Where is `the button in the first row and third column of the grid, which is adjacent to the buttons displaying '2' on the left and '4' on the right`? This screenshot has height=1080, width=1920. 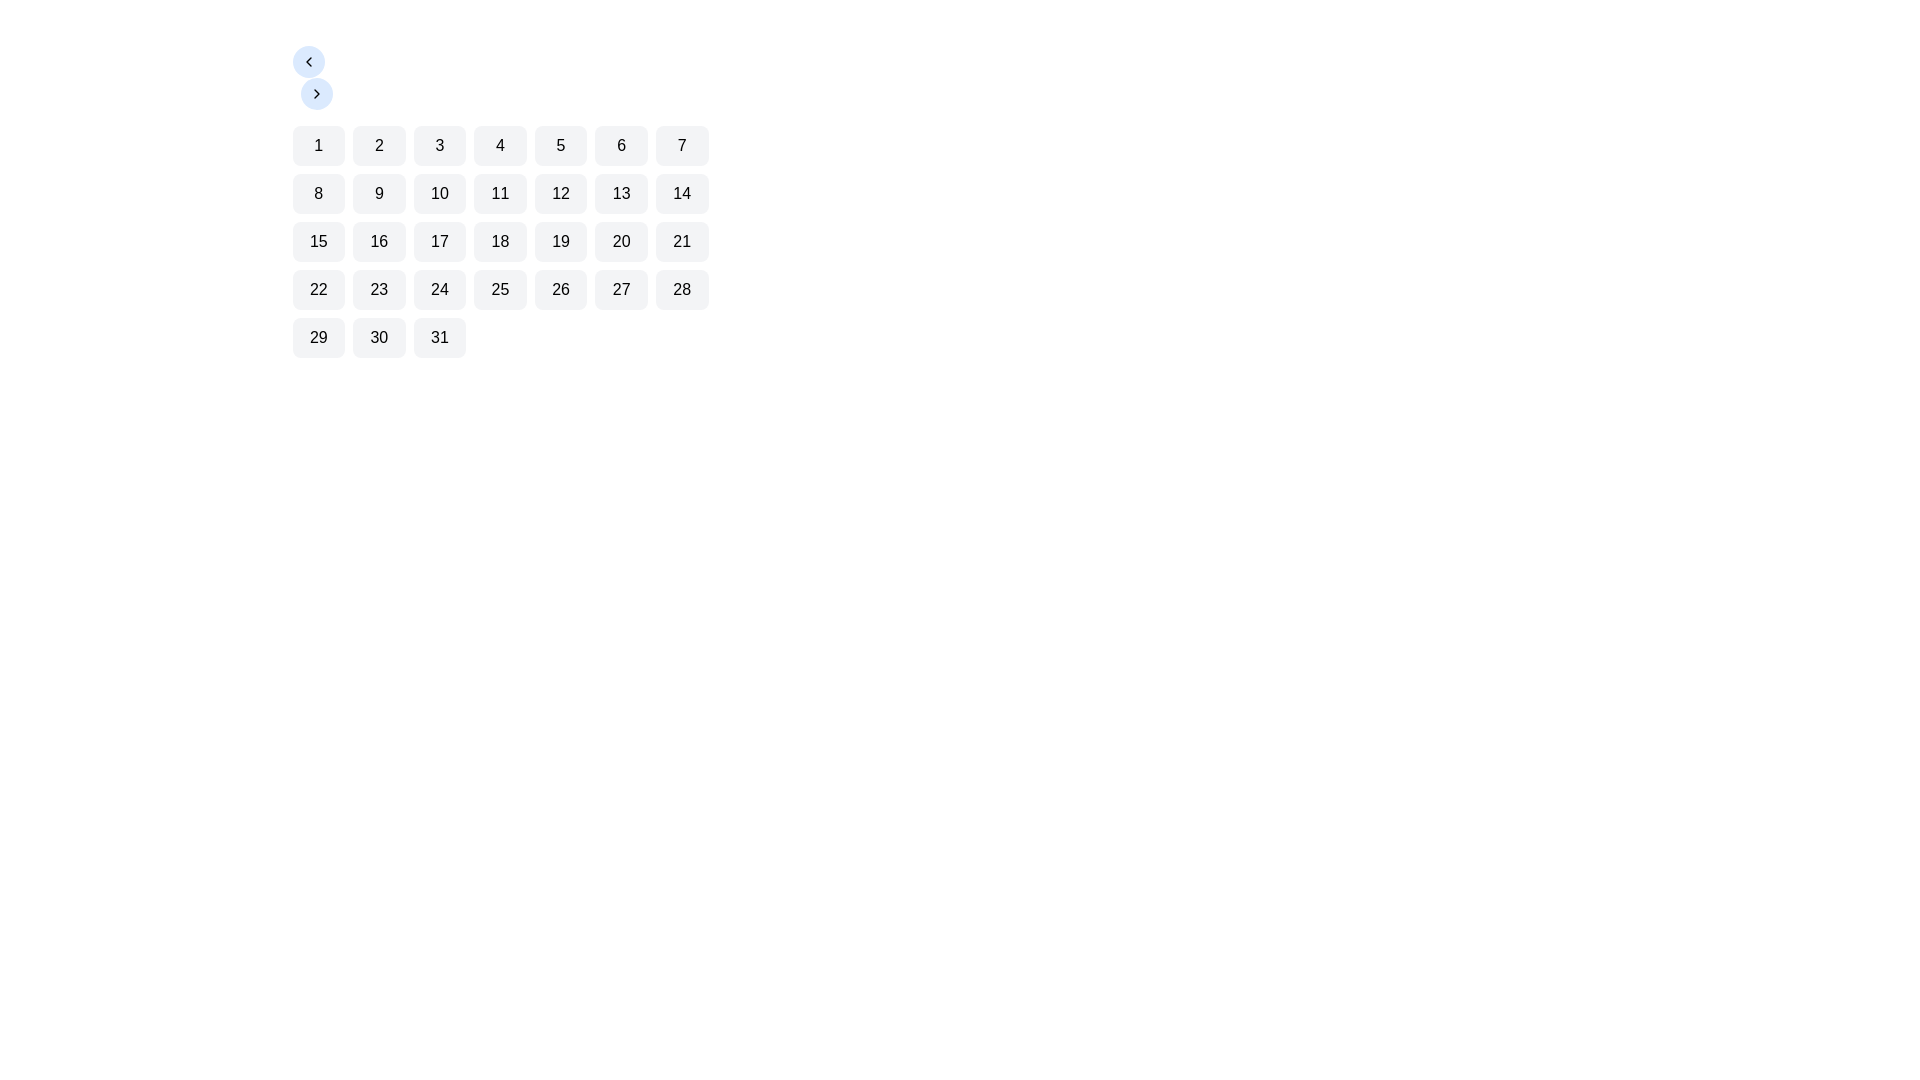
the button in the first row and third column of the grid, which is adjacent to the buttons displaying '2' on the left and '4' on the right is located at coordinates (438, 145).